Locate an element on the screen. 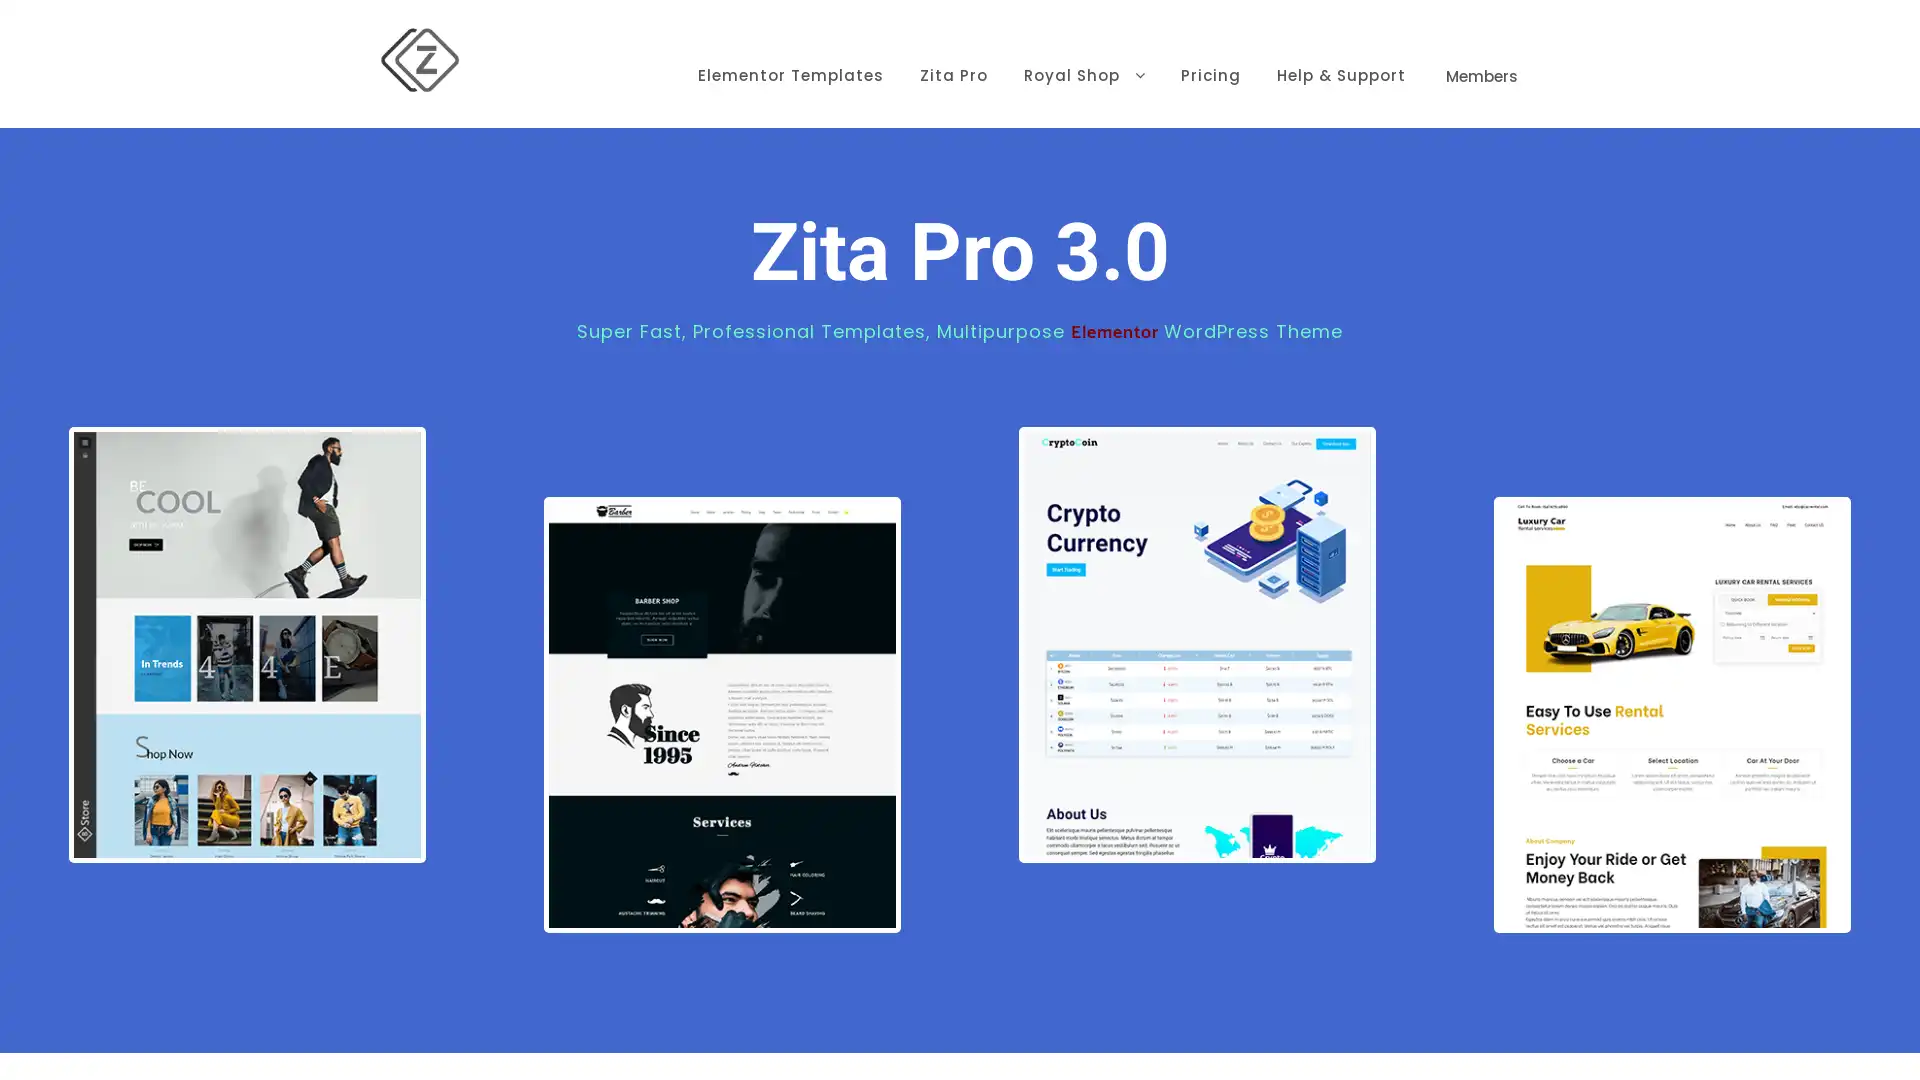 The width and height of the screenshot is (1920, 1080). Members is located at coordinates (1482, 45).